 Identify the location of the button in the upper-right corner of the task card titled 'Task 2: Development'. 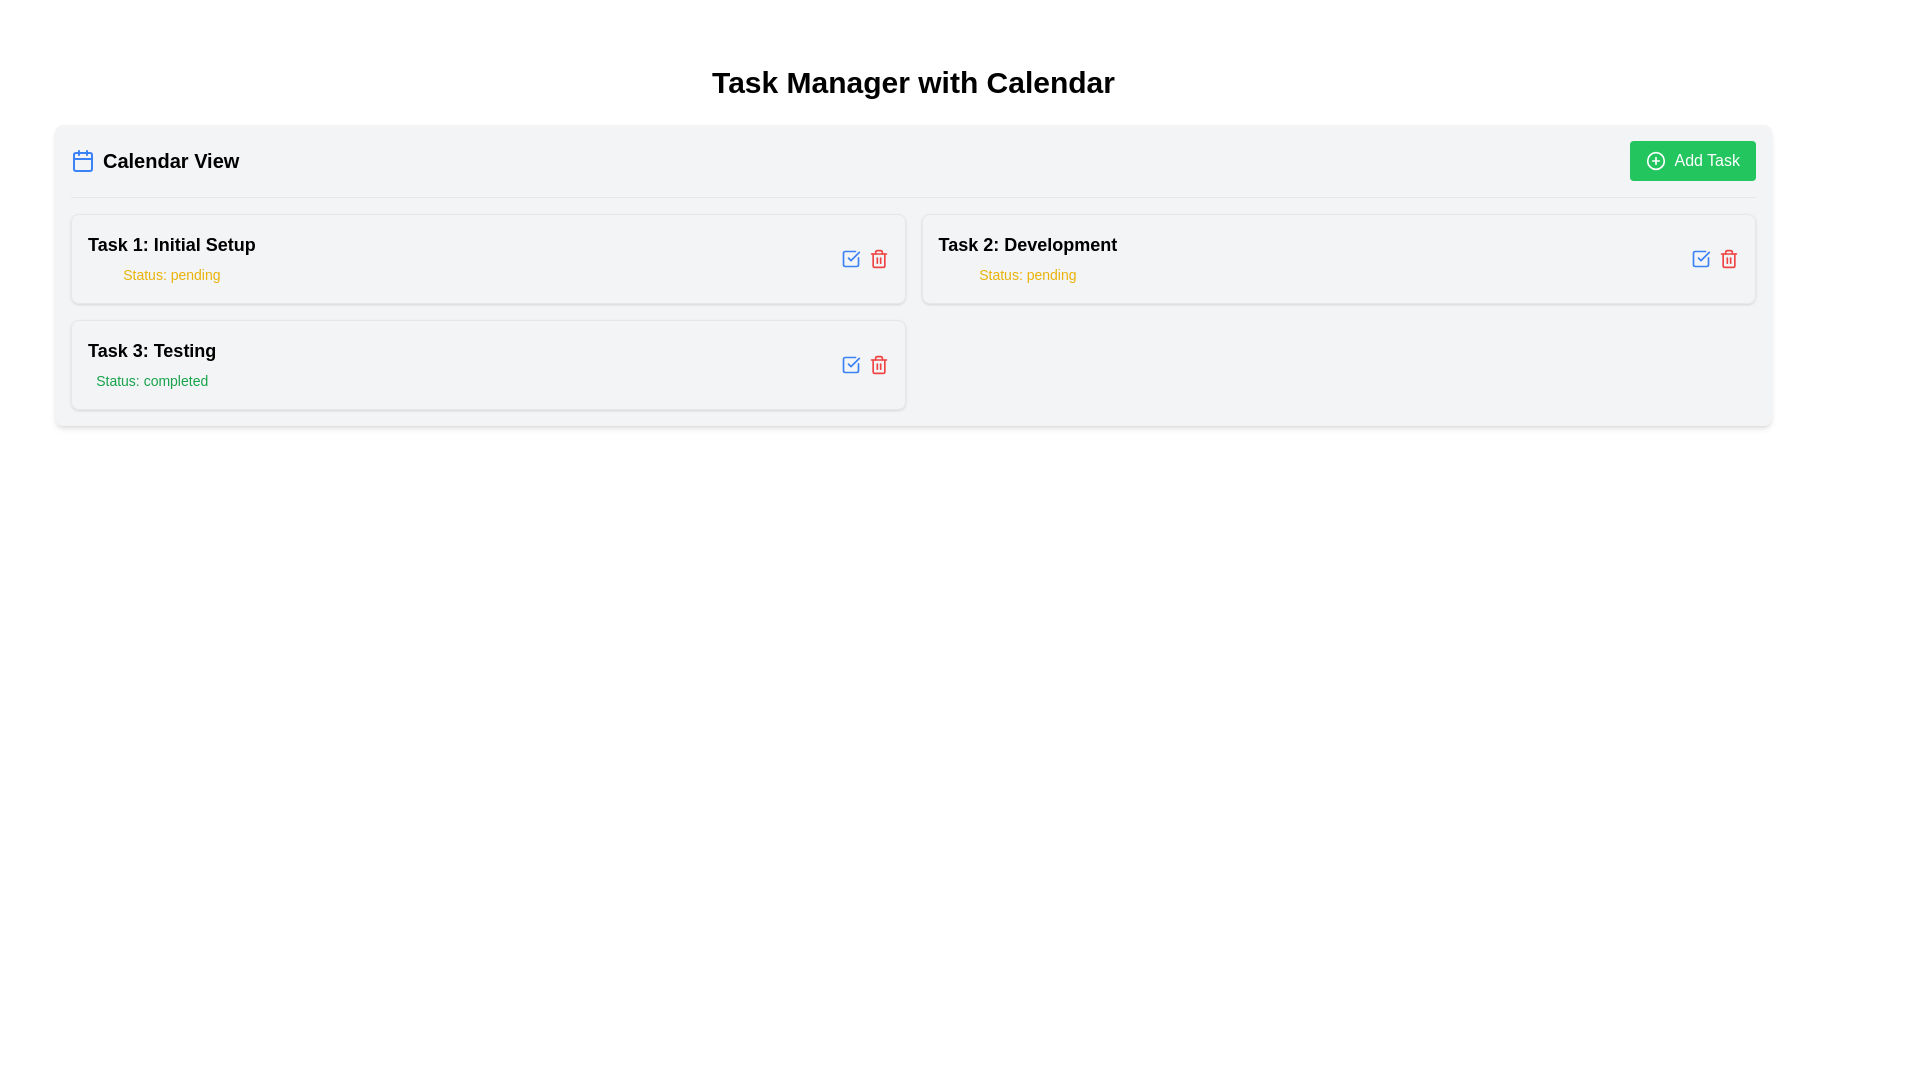
(850, 257).